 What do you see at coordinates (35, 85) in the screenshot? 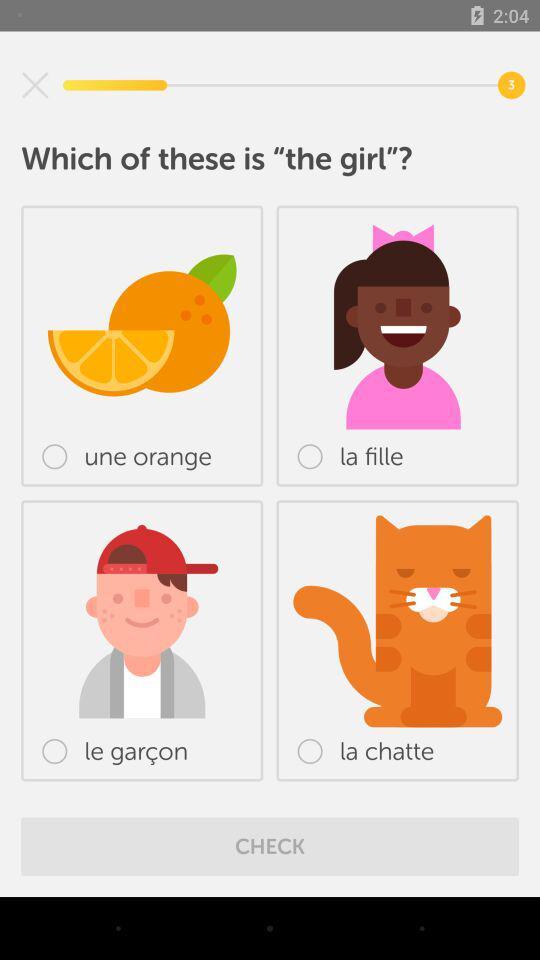
I see `the icon above the which of these icon` at bounding box center [35, 85].